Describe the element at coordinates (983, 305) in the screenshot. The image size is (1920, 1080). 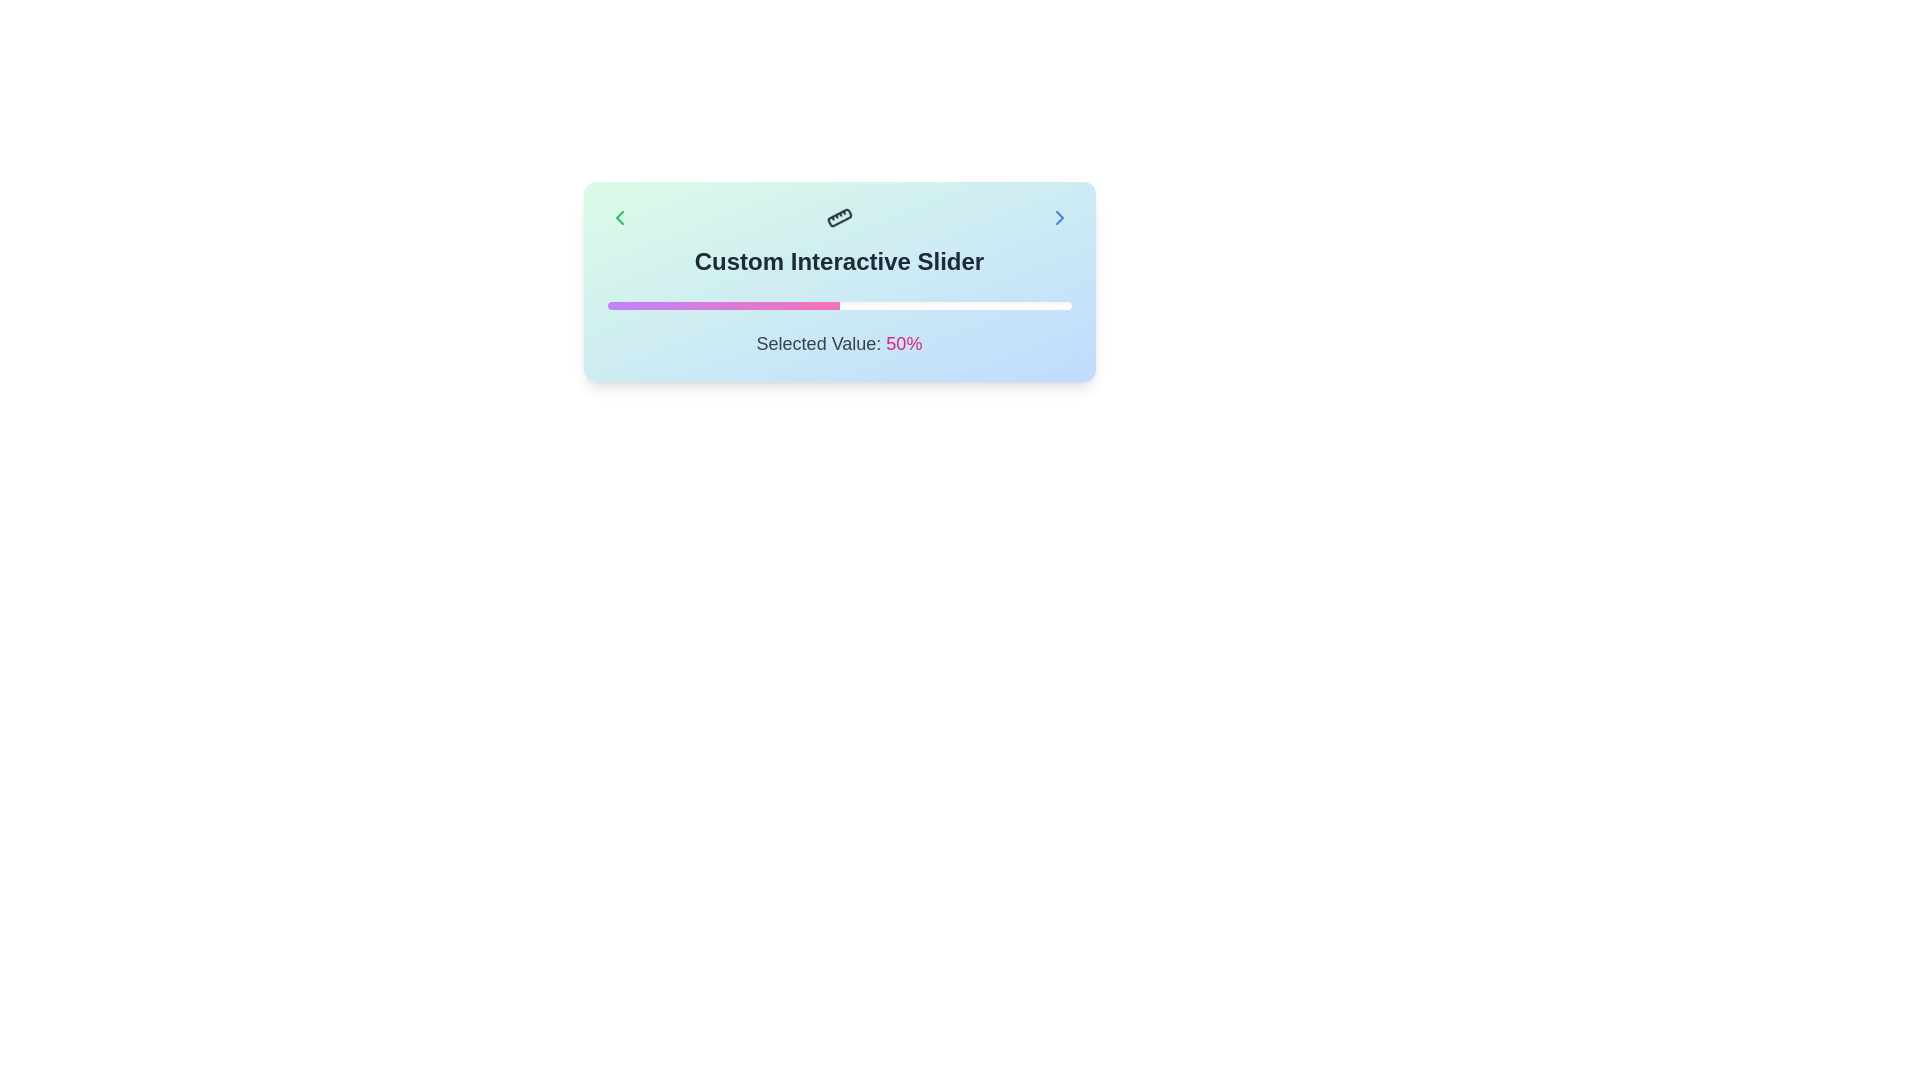
I see `the slider value` at that location.